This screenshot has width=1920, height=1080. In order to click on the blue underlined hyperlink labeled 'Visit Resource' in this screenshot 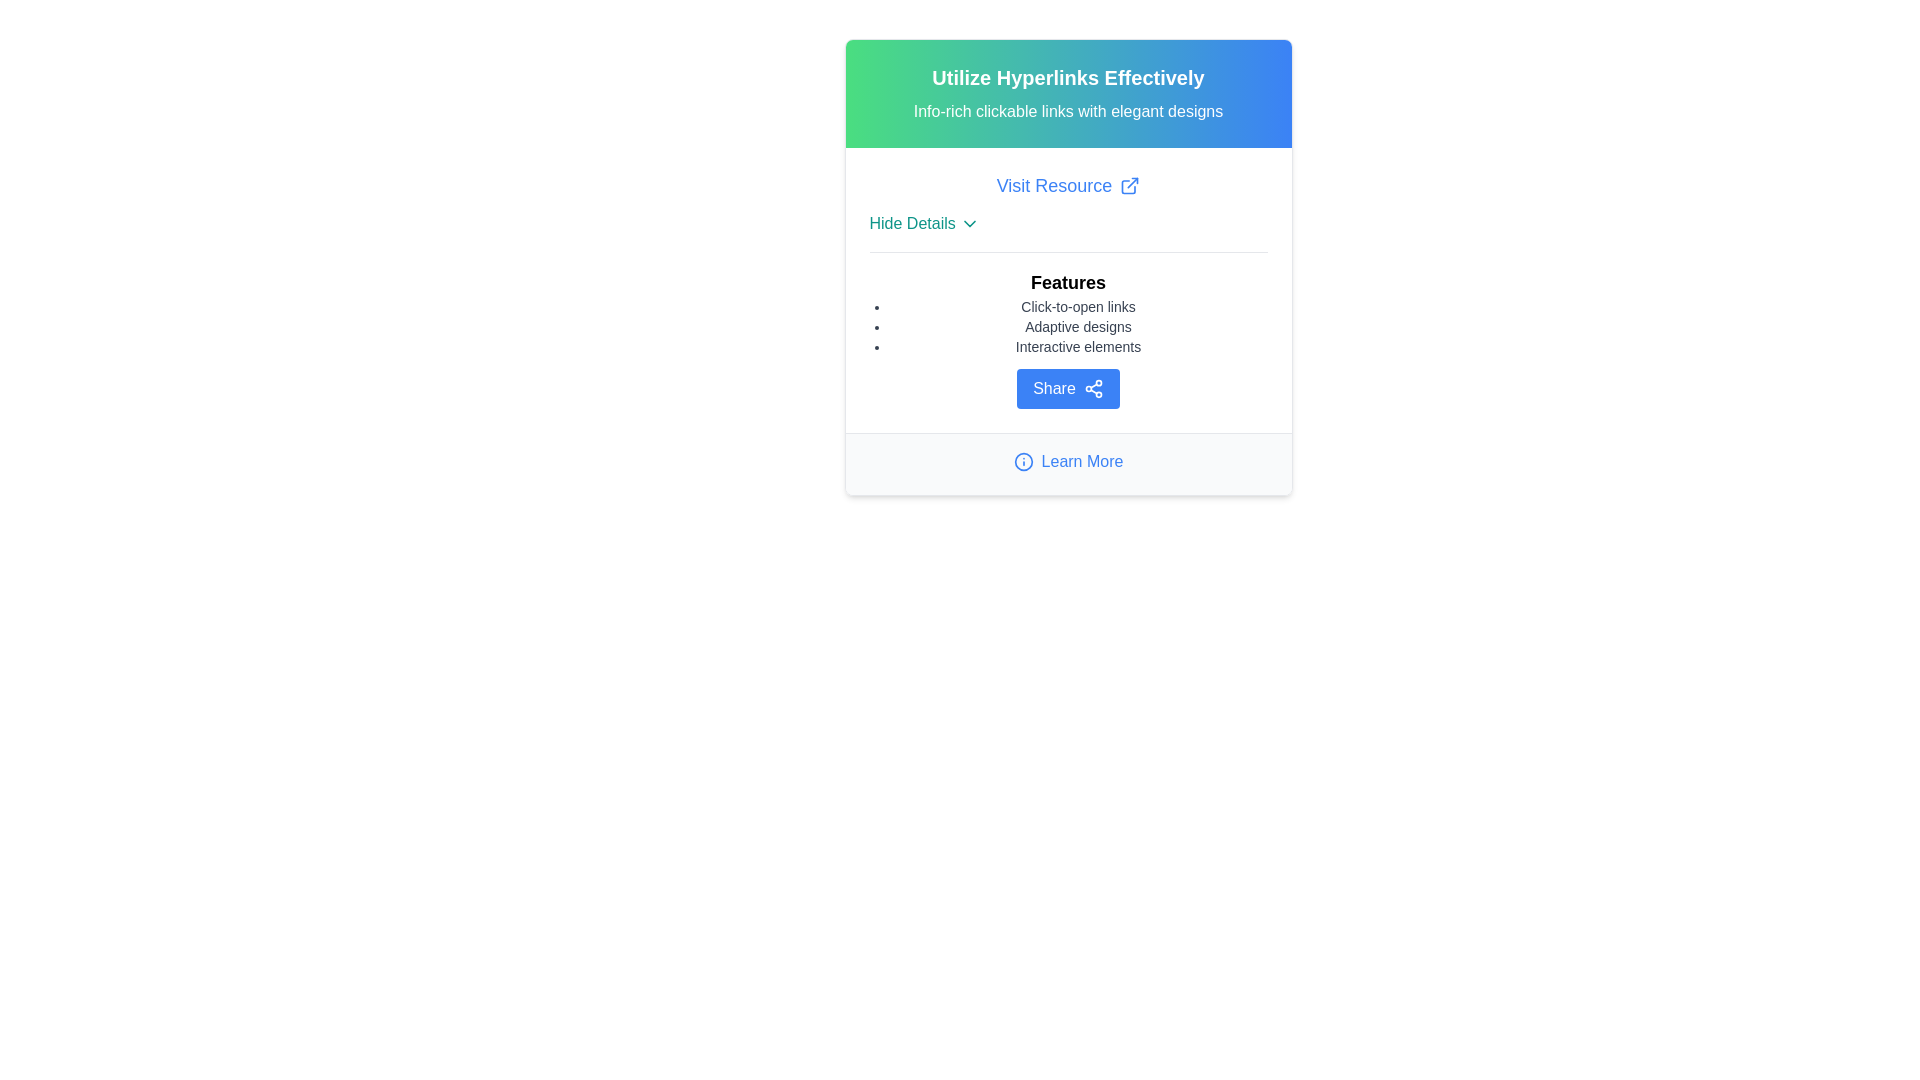, I will do `click(1067, 185)`.